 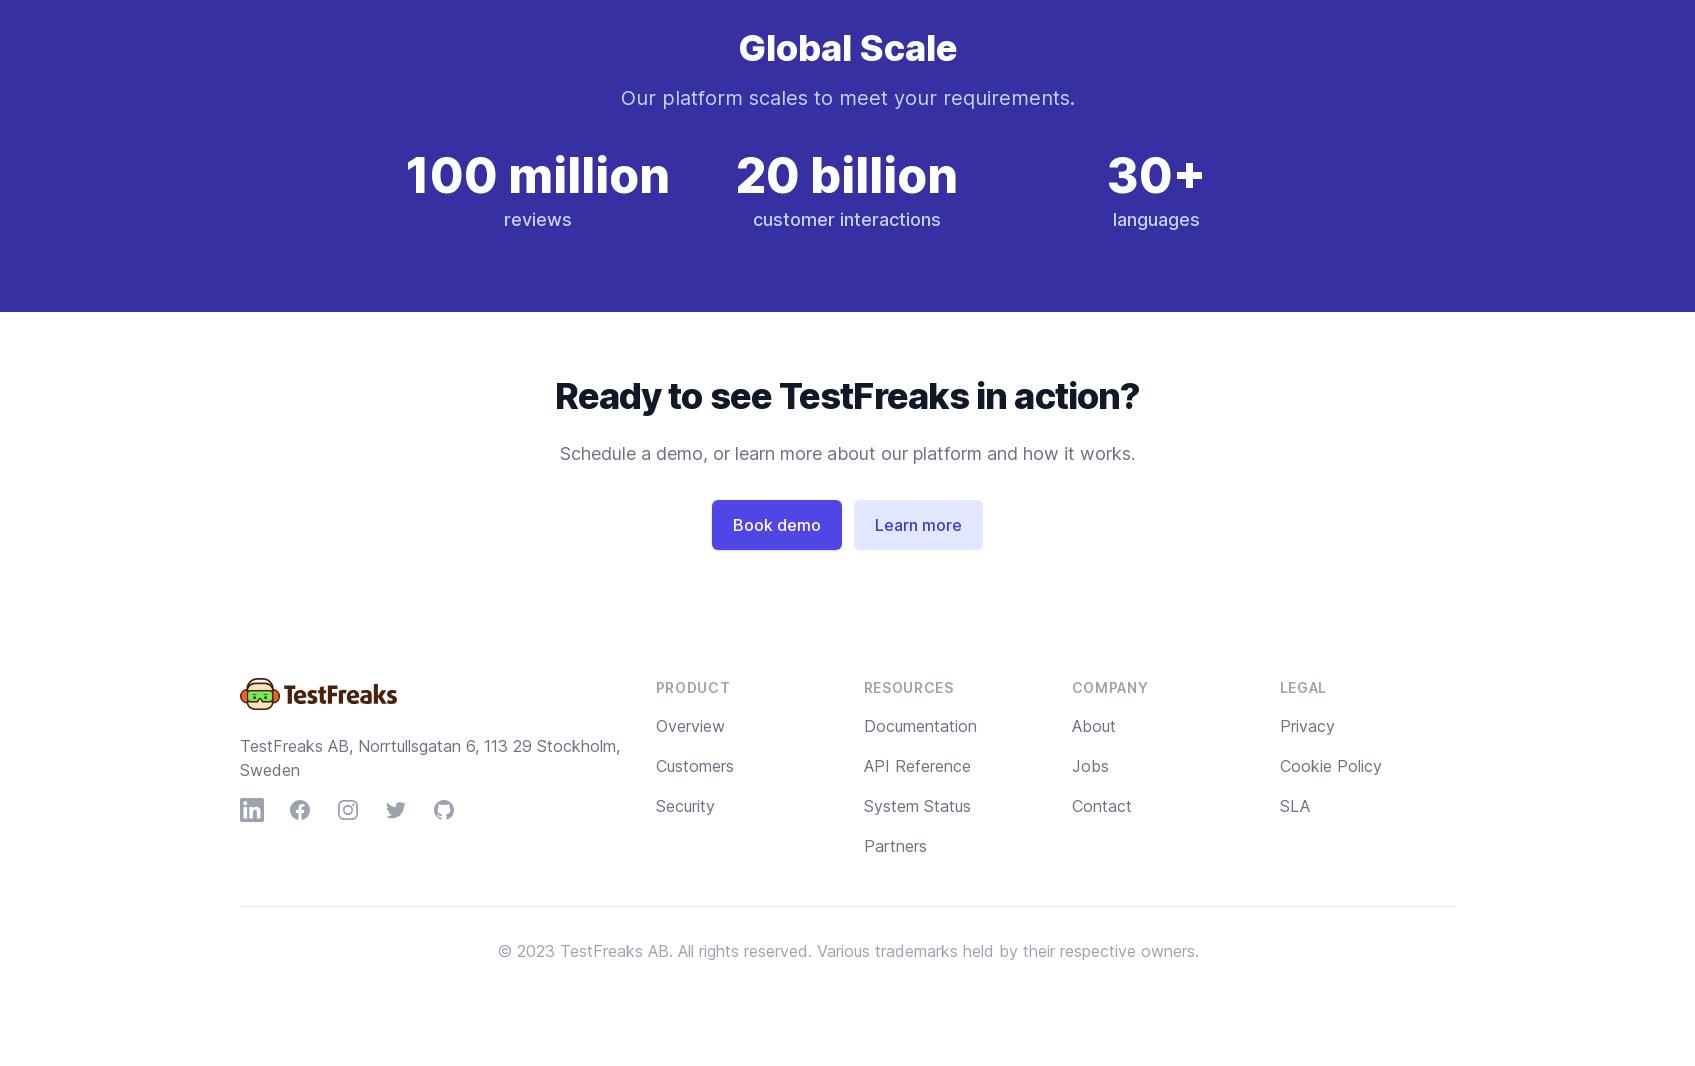 I want to click on 'Schedule a demo, or learn more about our platform and how it works.', so click(x=847, y=453).